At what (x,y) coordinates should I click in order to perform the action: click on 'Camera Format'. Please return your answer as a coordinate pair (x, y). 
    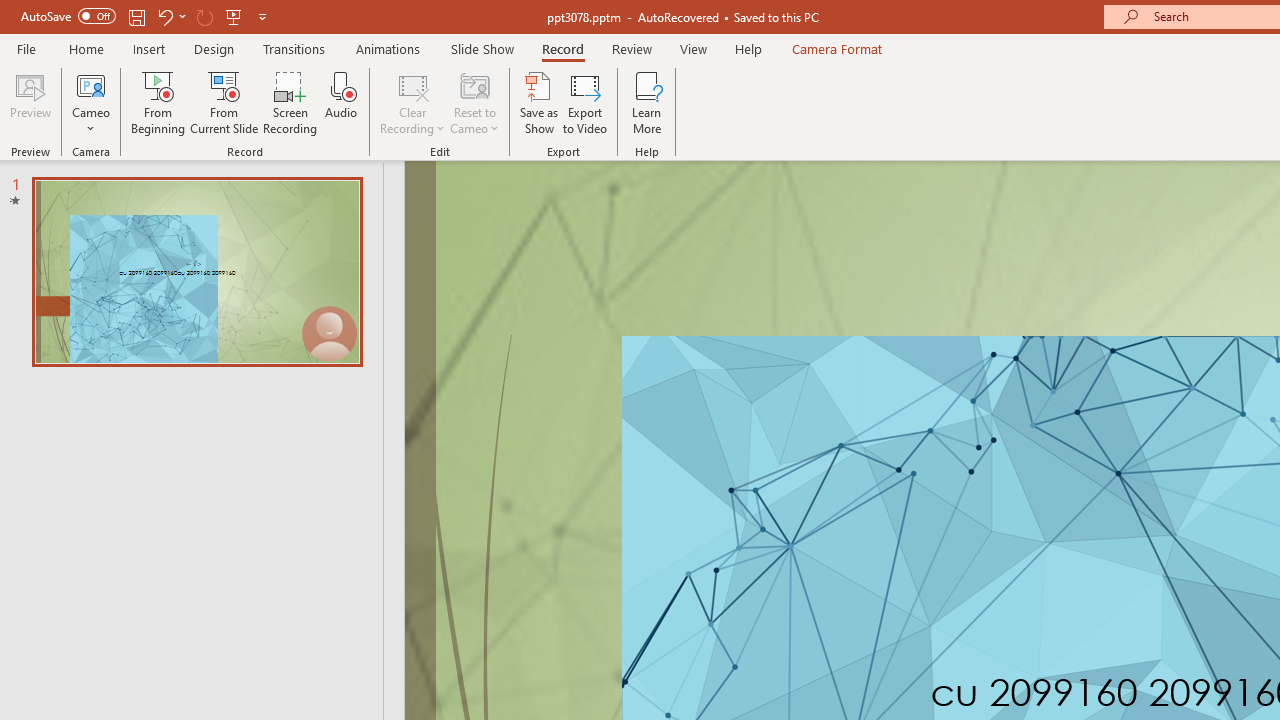
    Looking at the image, I should click on (837, 48).